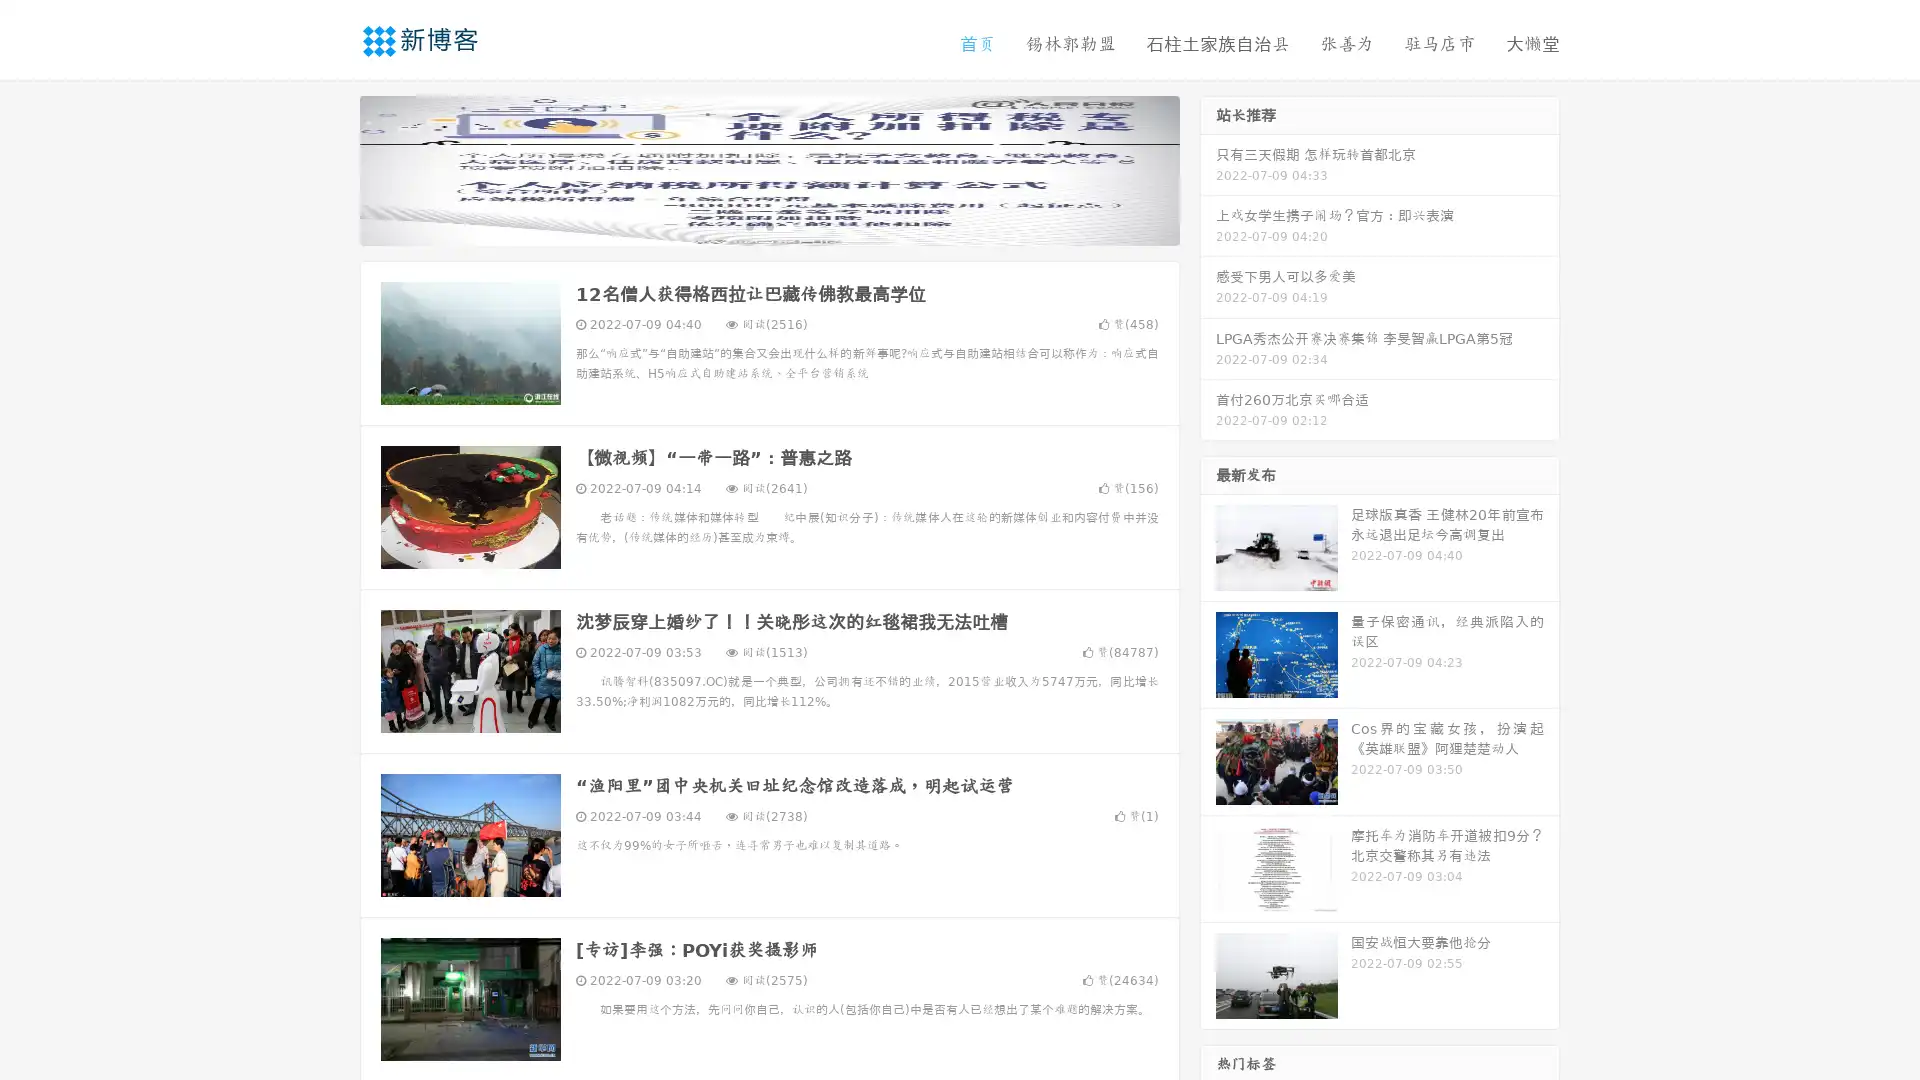 The width and height of the screenshot is (1920, 1080). What do you see at coordinates (768, 225) in the screenshot?
I see `Go to slide 2` at bounding box center [768, 225].